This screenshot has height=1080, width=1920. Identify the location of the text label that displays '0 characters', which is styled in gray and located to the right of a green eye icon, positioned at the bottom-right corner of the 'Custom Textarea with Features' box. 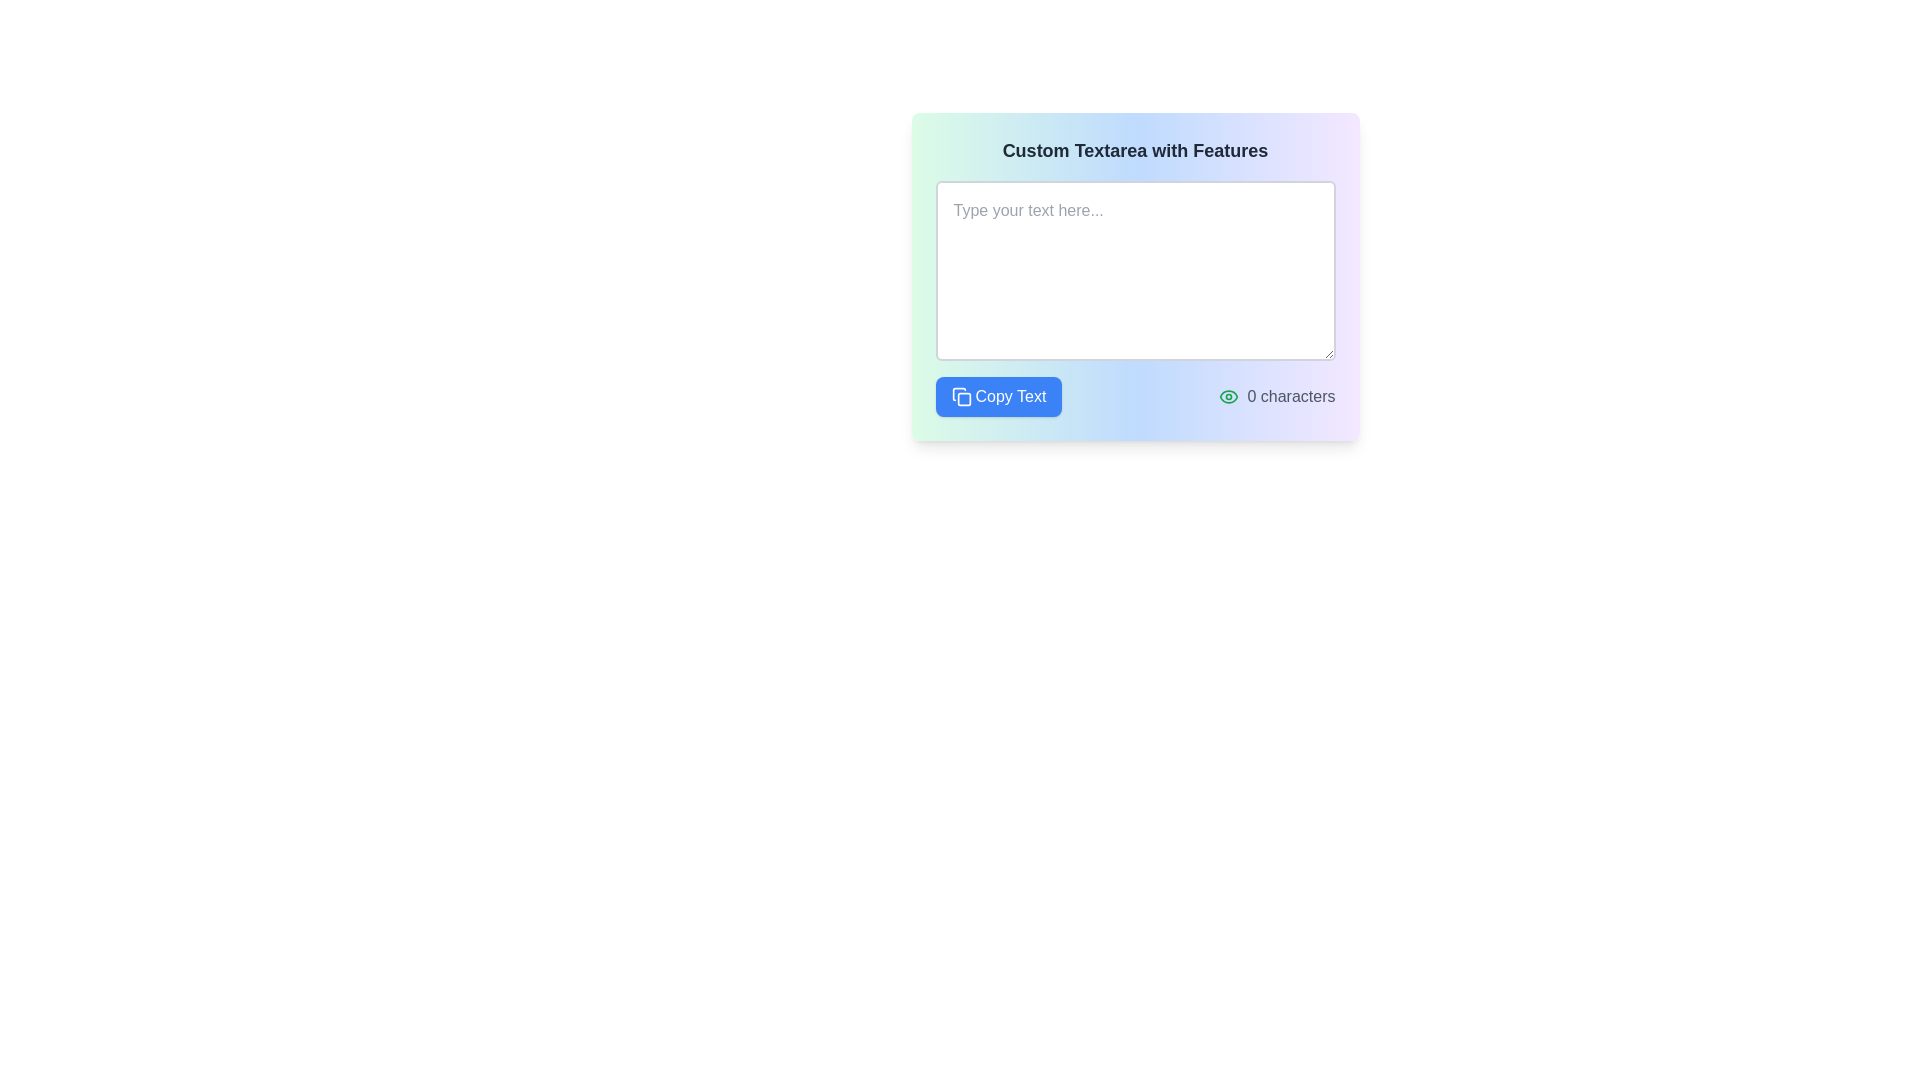
(1291, 397).